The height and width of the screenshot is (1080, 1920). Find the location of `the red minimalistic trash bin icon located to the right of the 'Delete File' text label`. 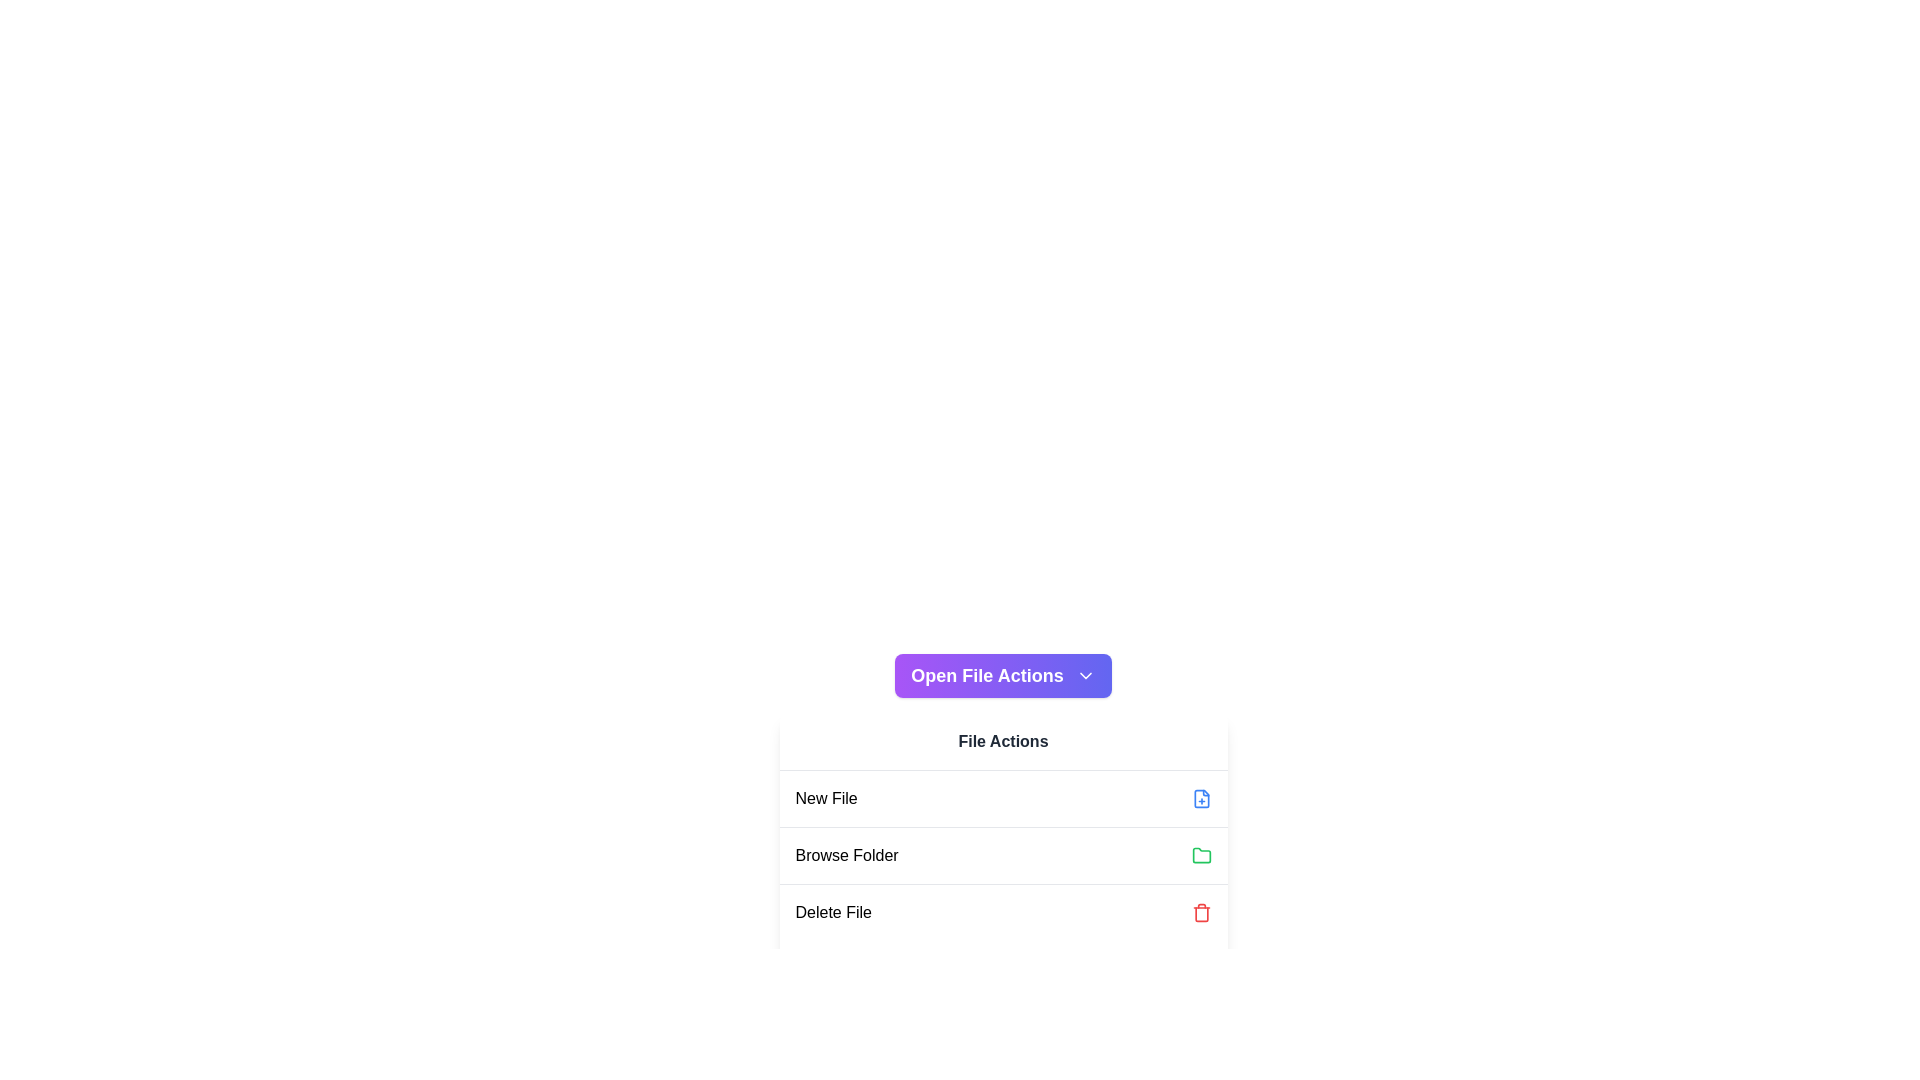

the red minimalistic trash bin icon located to the right of the 'Delete File' text label is located at coordinates (1200, 913).